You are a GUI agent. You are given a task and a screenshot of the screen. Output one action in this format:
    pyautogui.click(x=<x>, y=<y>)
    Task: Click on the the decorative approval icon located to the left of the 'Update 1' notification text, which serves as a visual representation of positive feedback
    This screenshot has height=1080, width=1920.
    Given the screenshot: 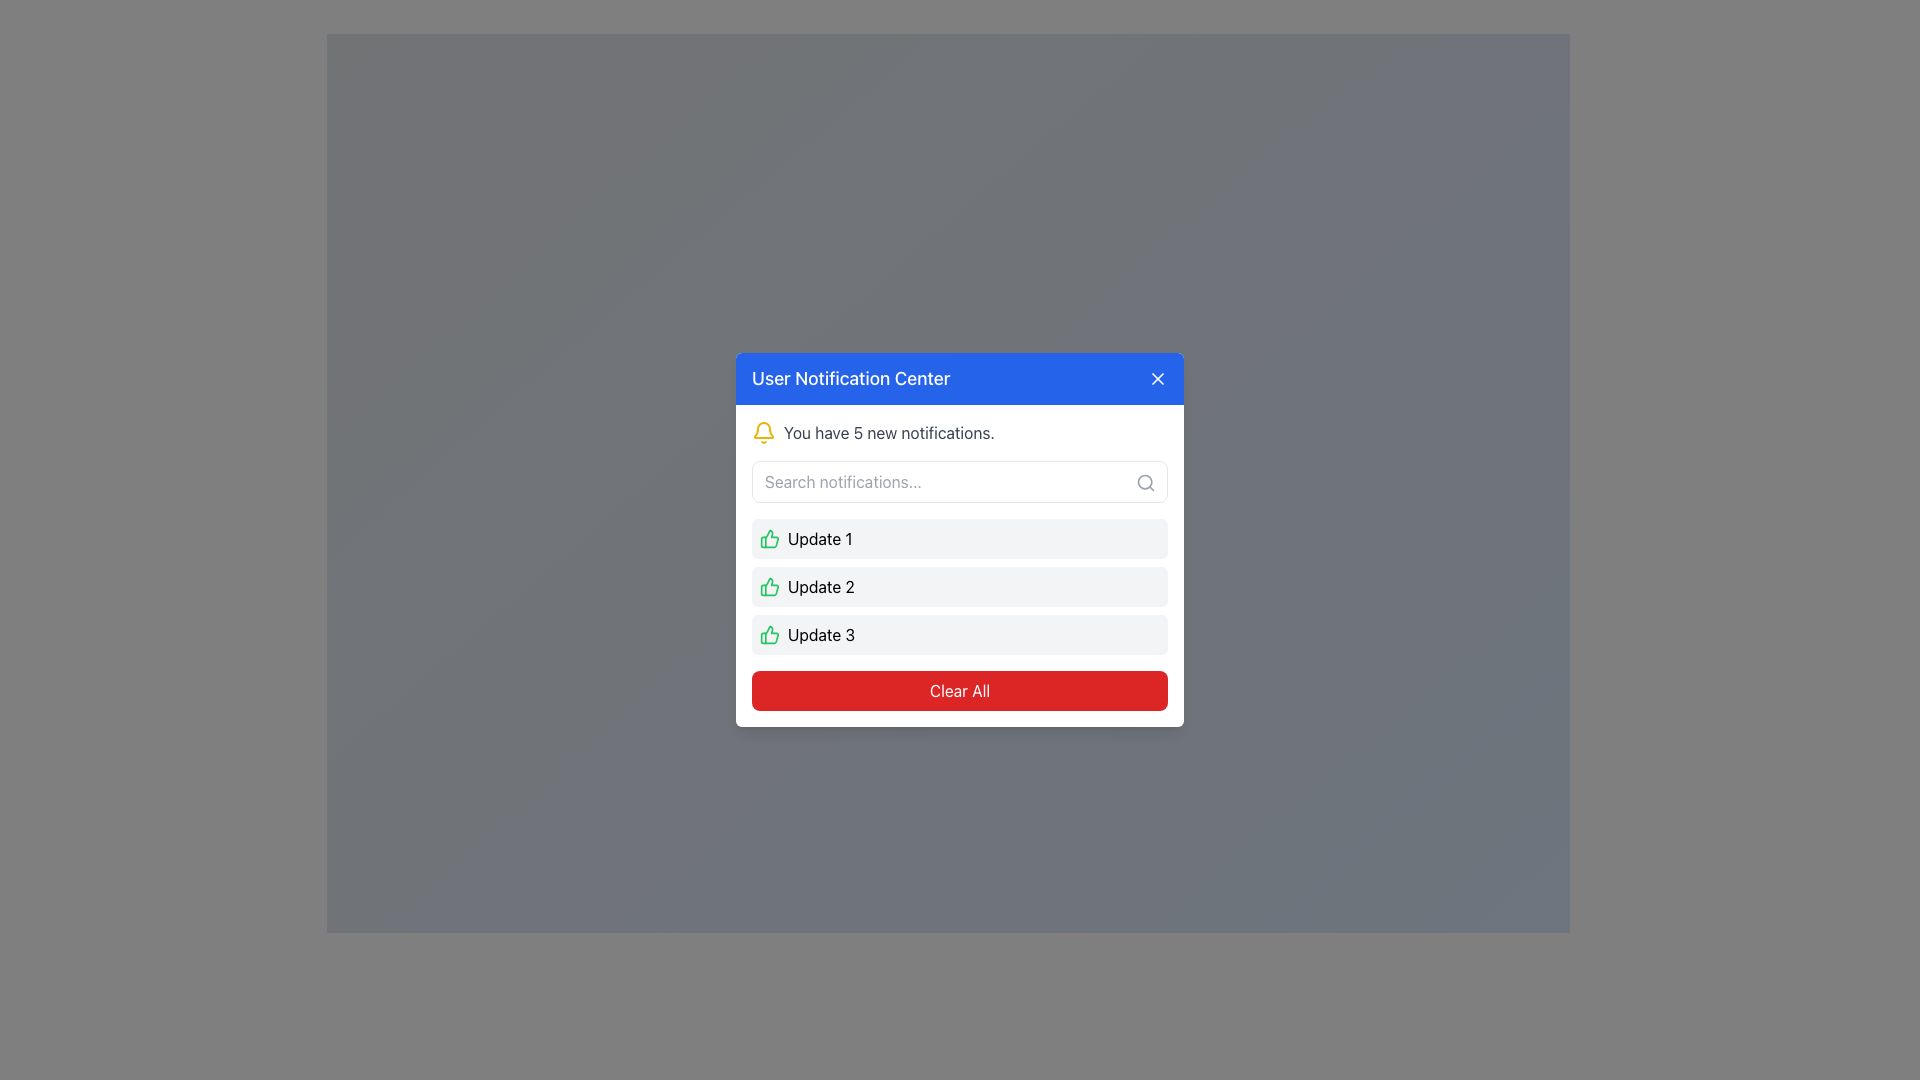 What is the action you would take?
    pyautogui.click(x=768, y=538)
    